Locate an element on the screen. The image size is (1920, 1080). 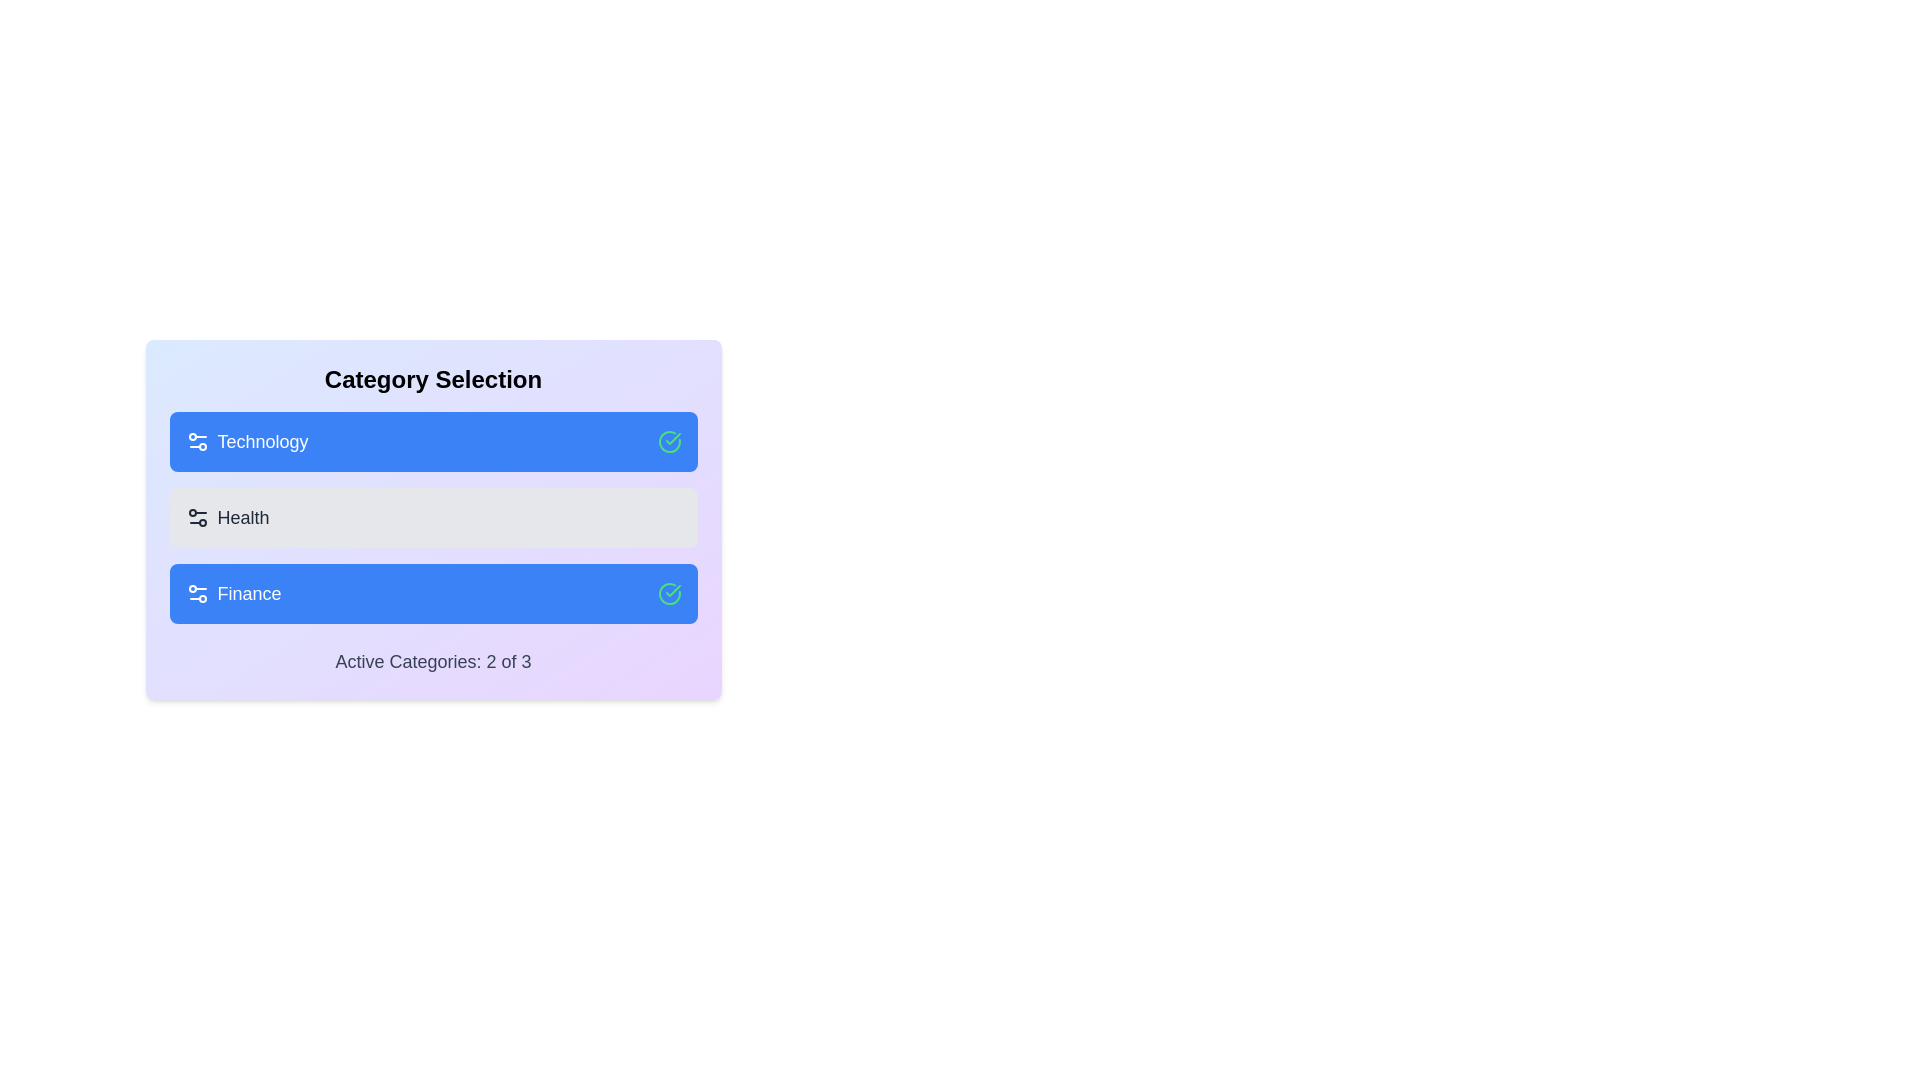
the 'Health' category to toggle its active state is located at coordinates (432, 516).